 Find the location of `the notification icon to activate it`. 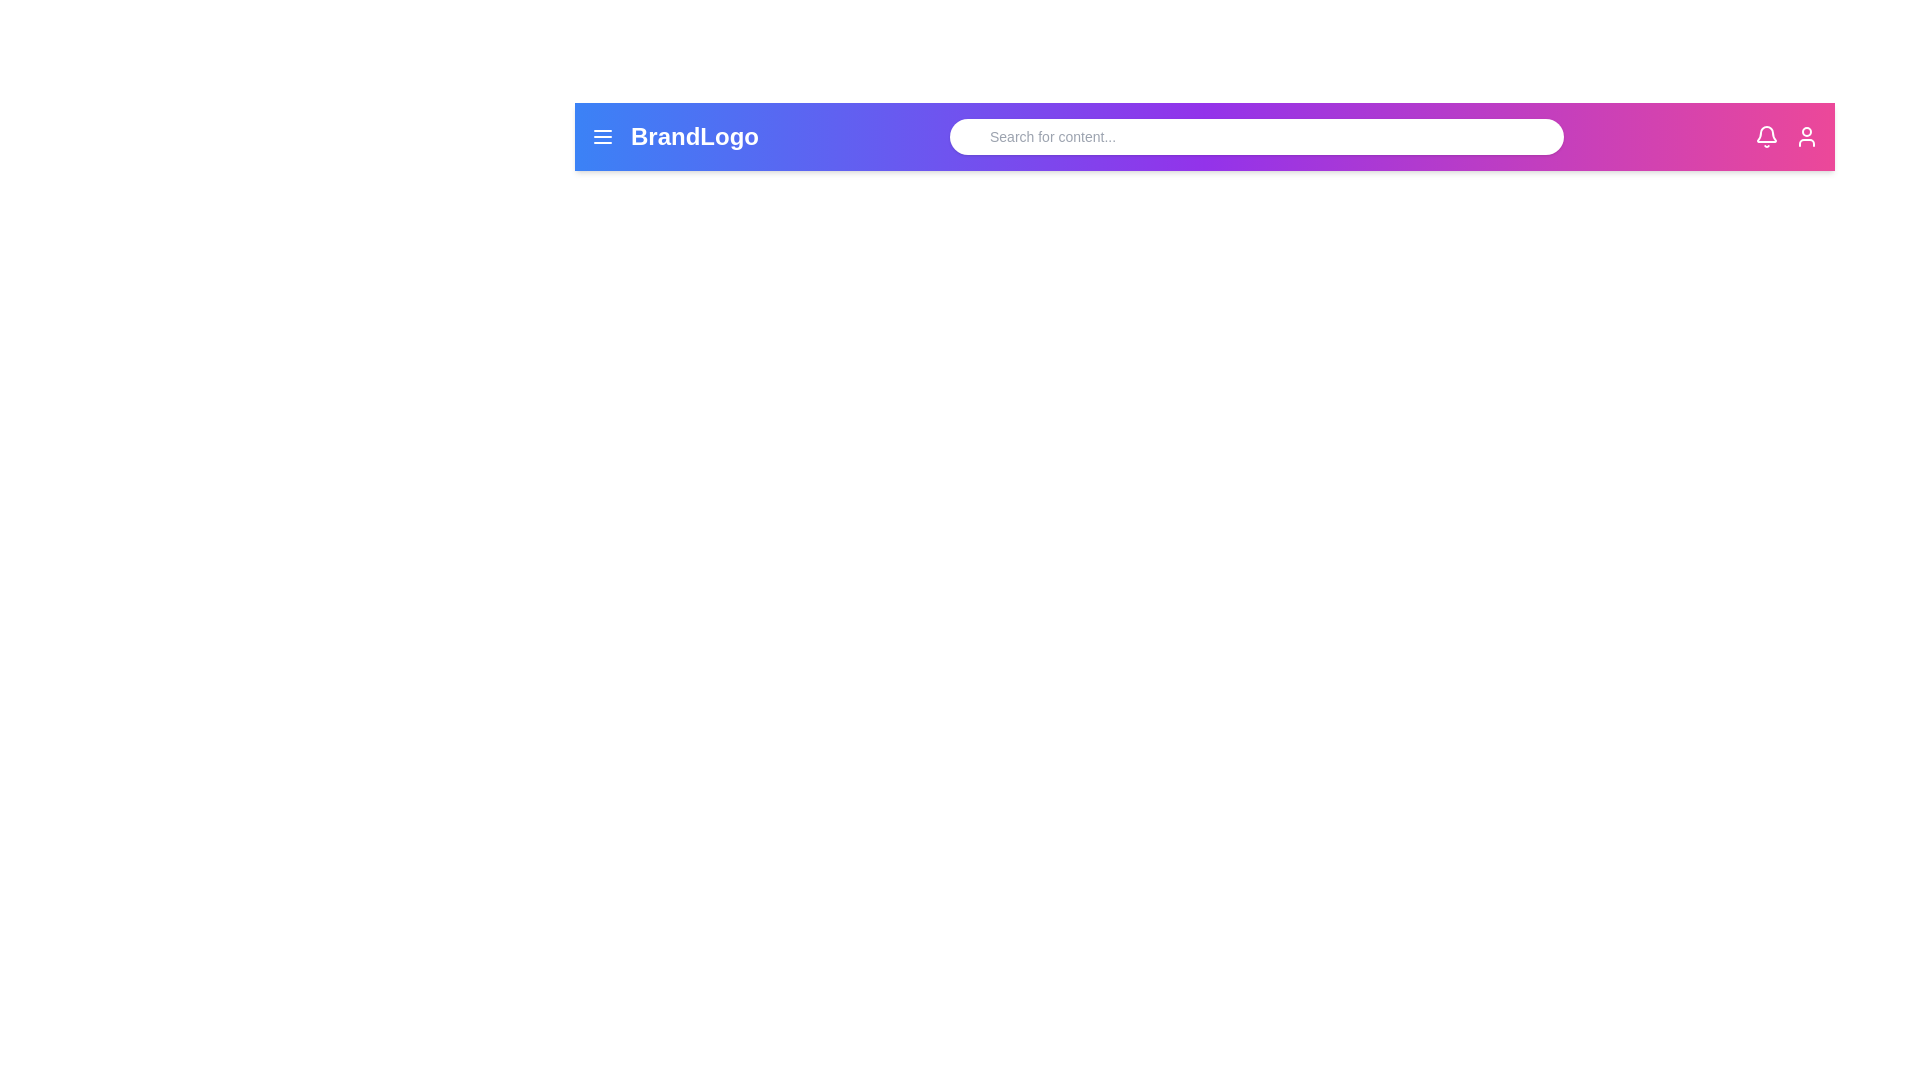

the notification icon to activate it is located at coordinates (1766, 136).